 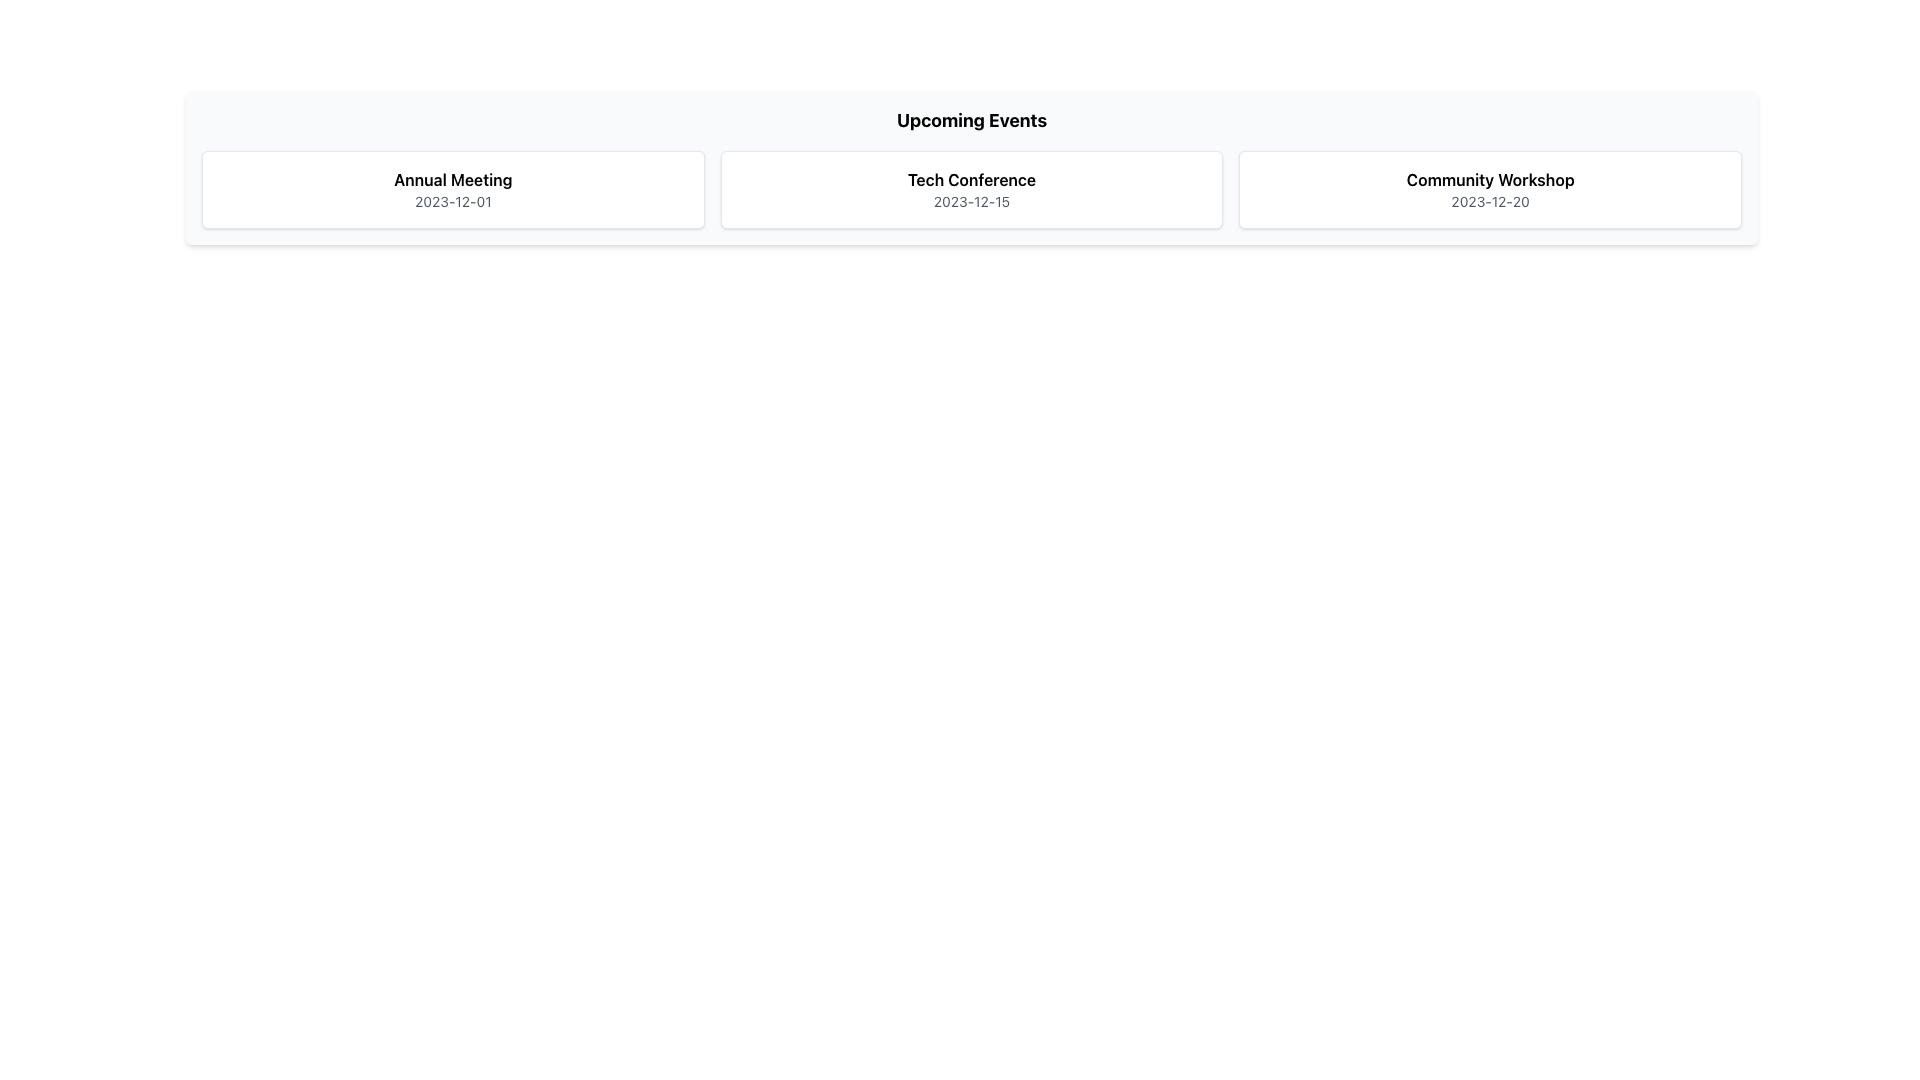 I want to click on the non-interactive text label indicating the date of the 'Tech Conference' event, located directly beneath the 'Tech Conference' text, so click(x=971, y=201).